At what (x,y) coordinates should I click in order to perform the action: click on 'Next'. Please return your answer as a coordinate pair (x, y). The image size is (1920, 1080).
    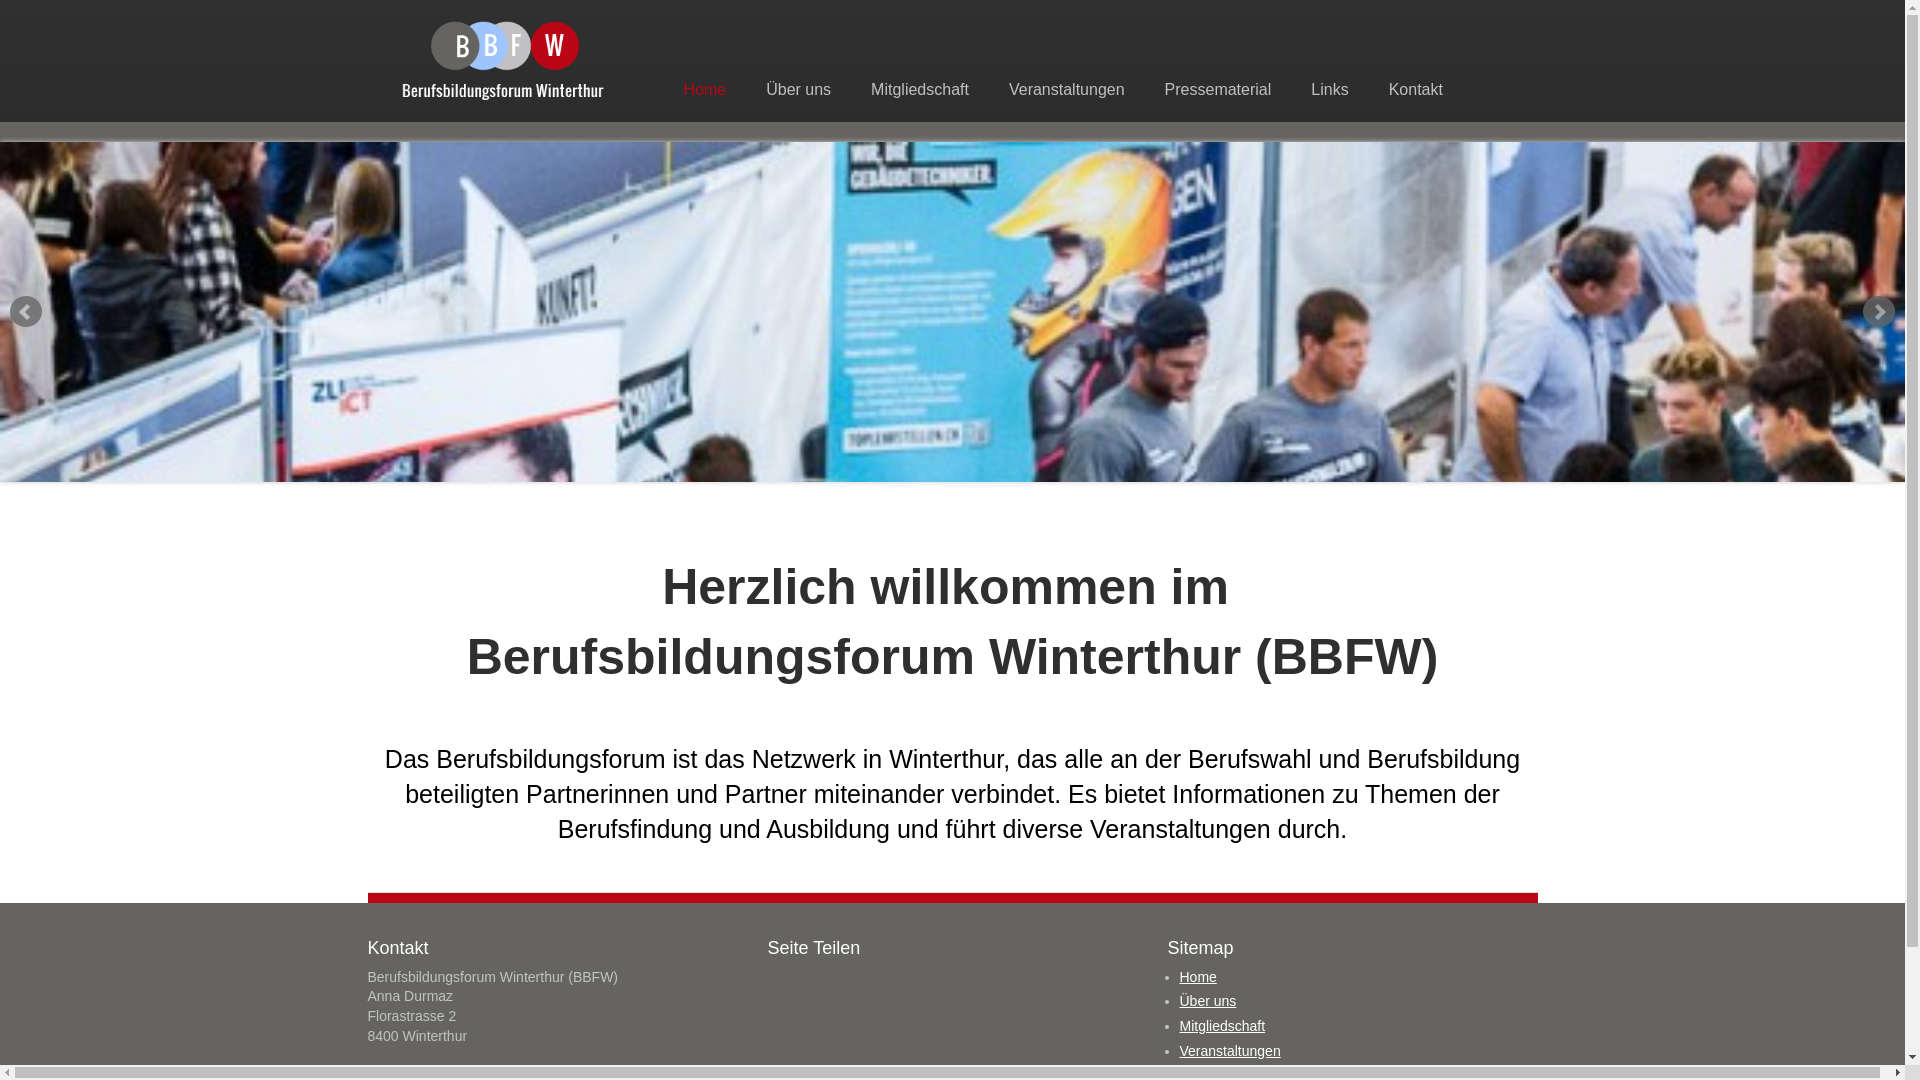
    Looking at the image, I should click on (1861, 312).